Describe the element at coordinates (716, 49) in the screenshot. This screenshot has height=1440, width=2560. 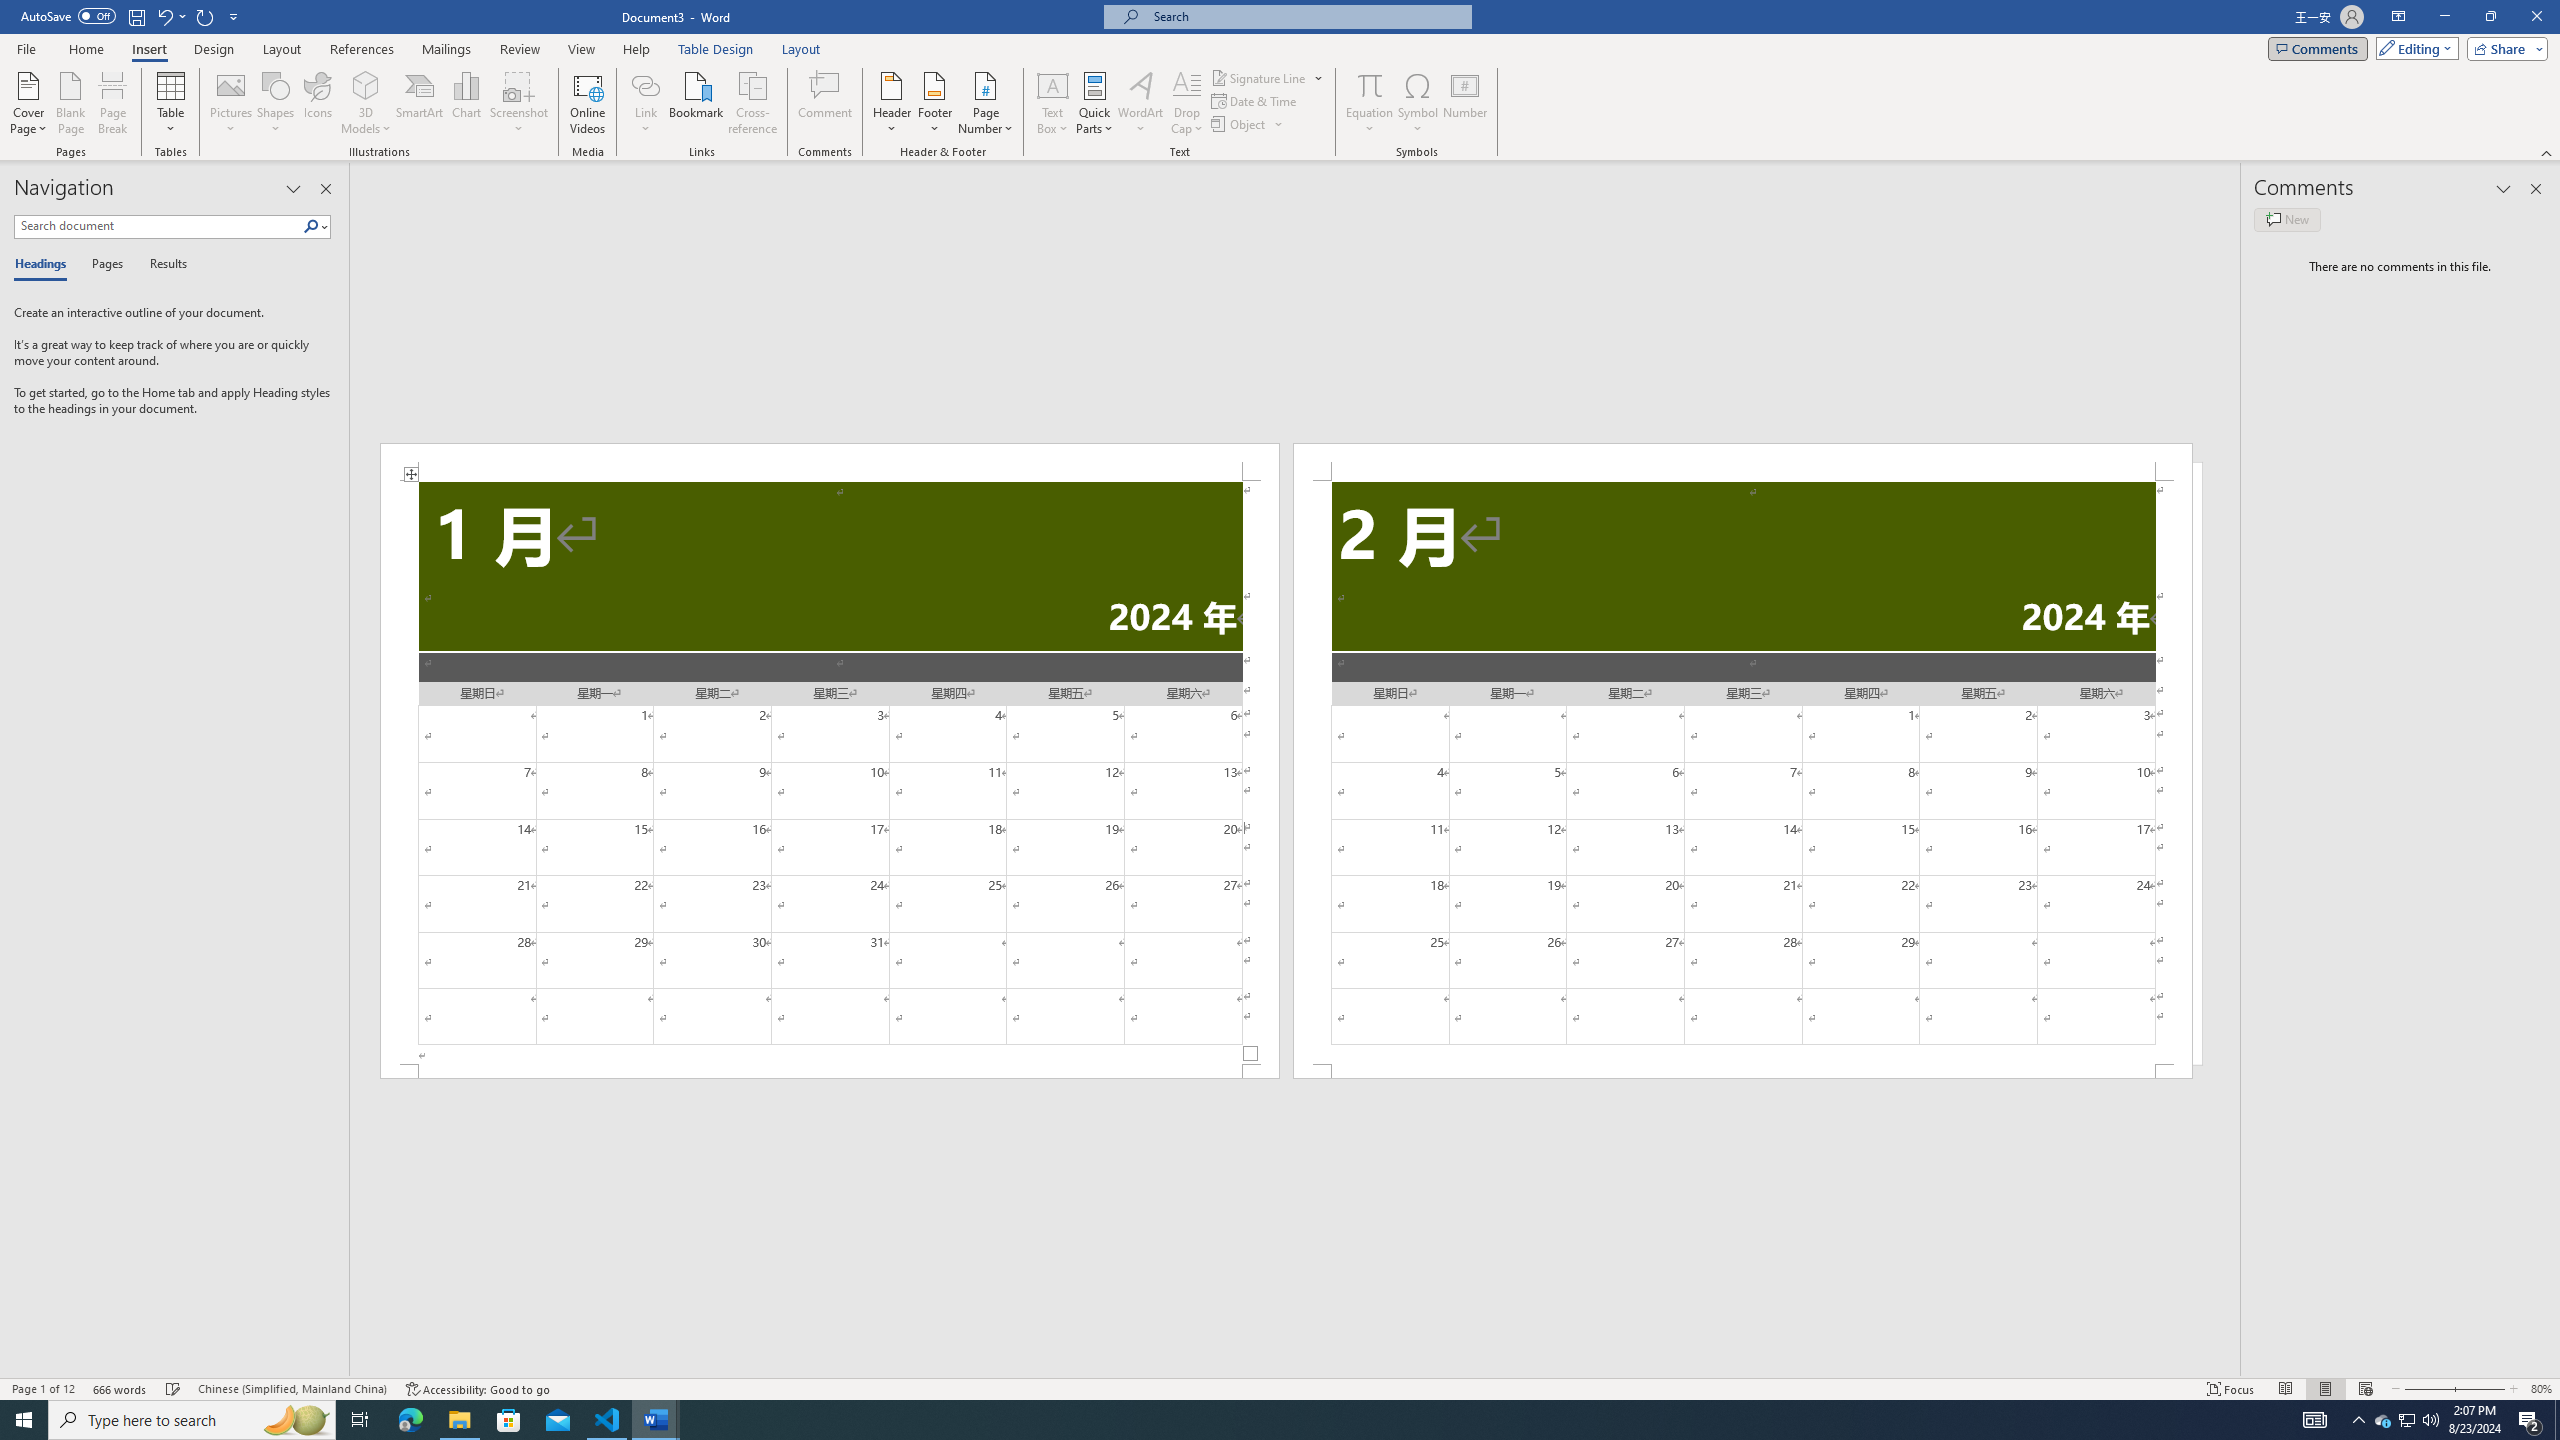
I see `'Table Design'` at that location.